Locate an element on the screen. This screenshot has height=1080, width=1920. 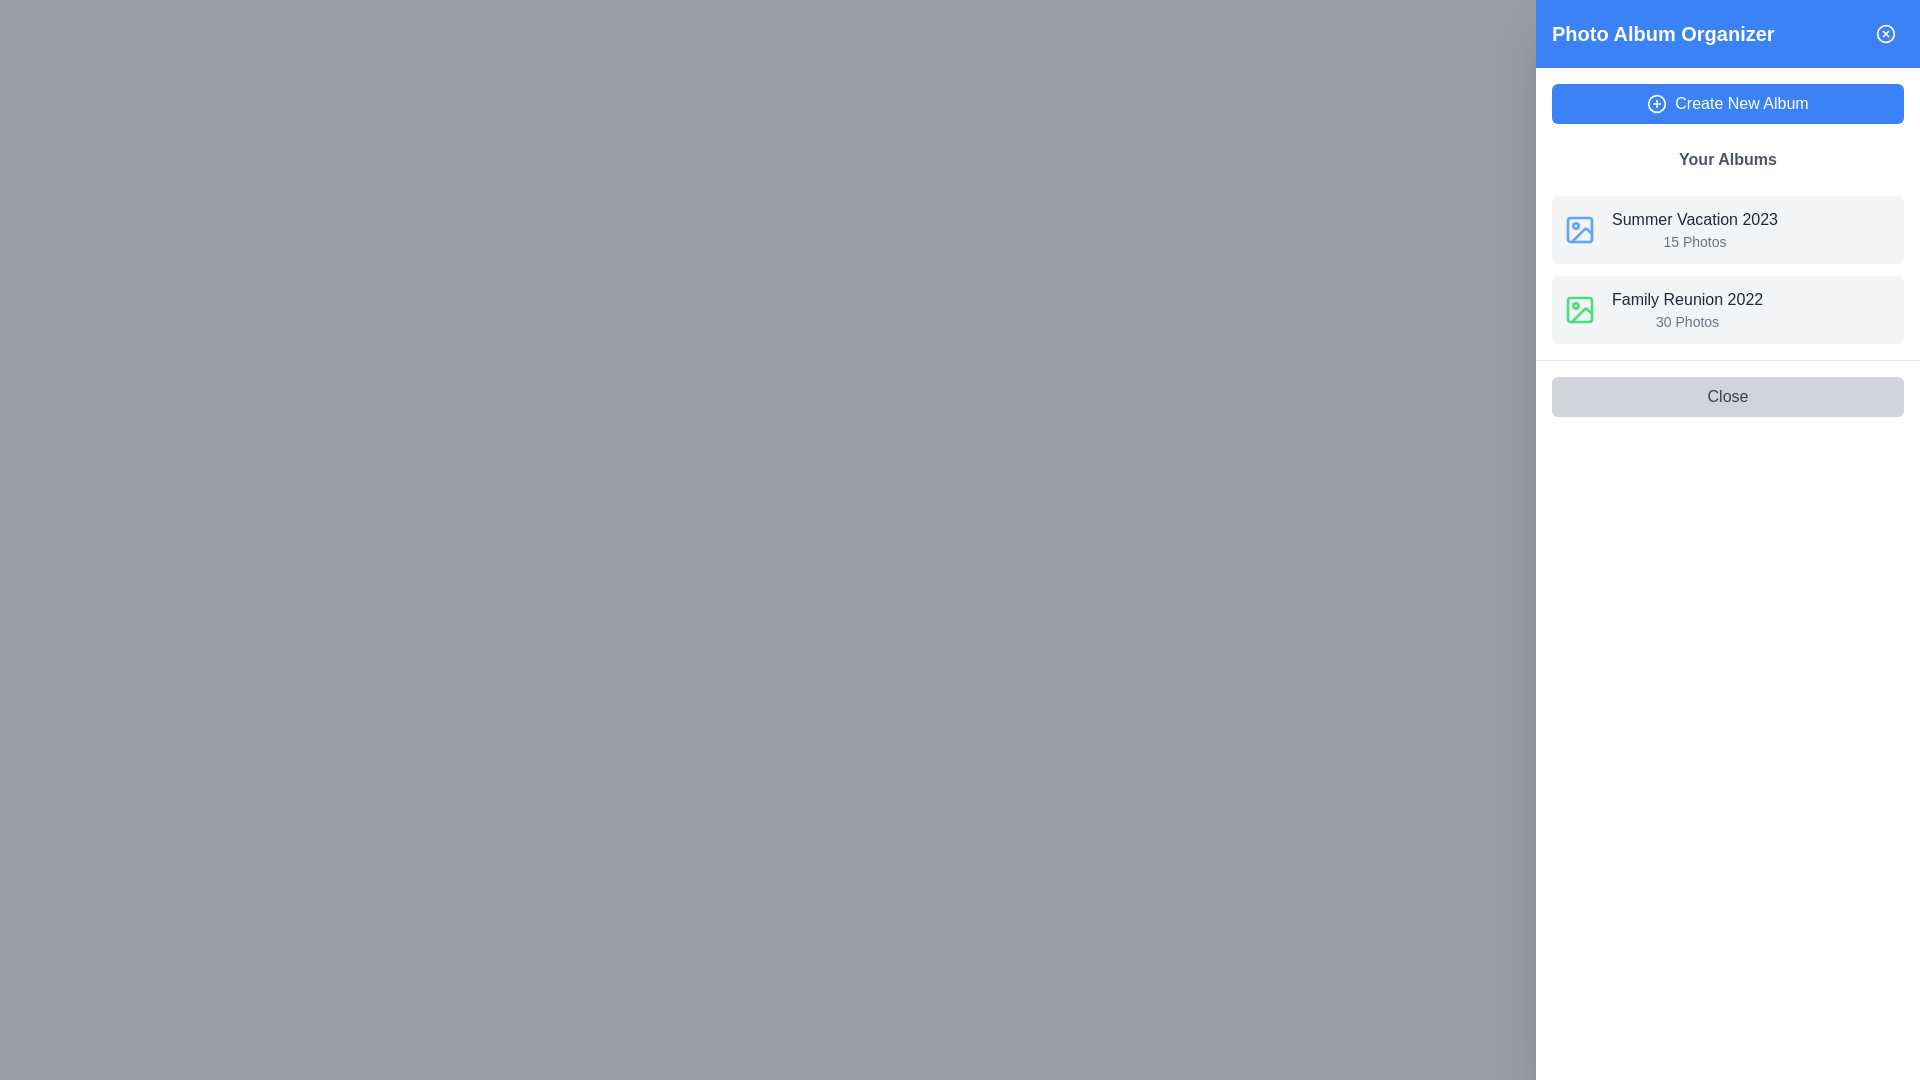
the label displaying 'Family Reunion 2022' located in the second card under the 'Your Albums' section in the right sidebar of the Photo Album Organizer interface is located at coordinates (1686, 300).